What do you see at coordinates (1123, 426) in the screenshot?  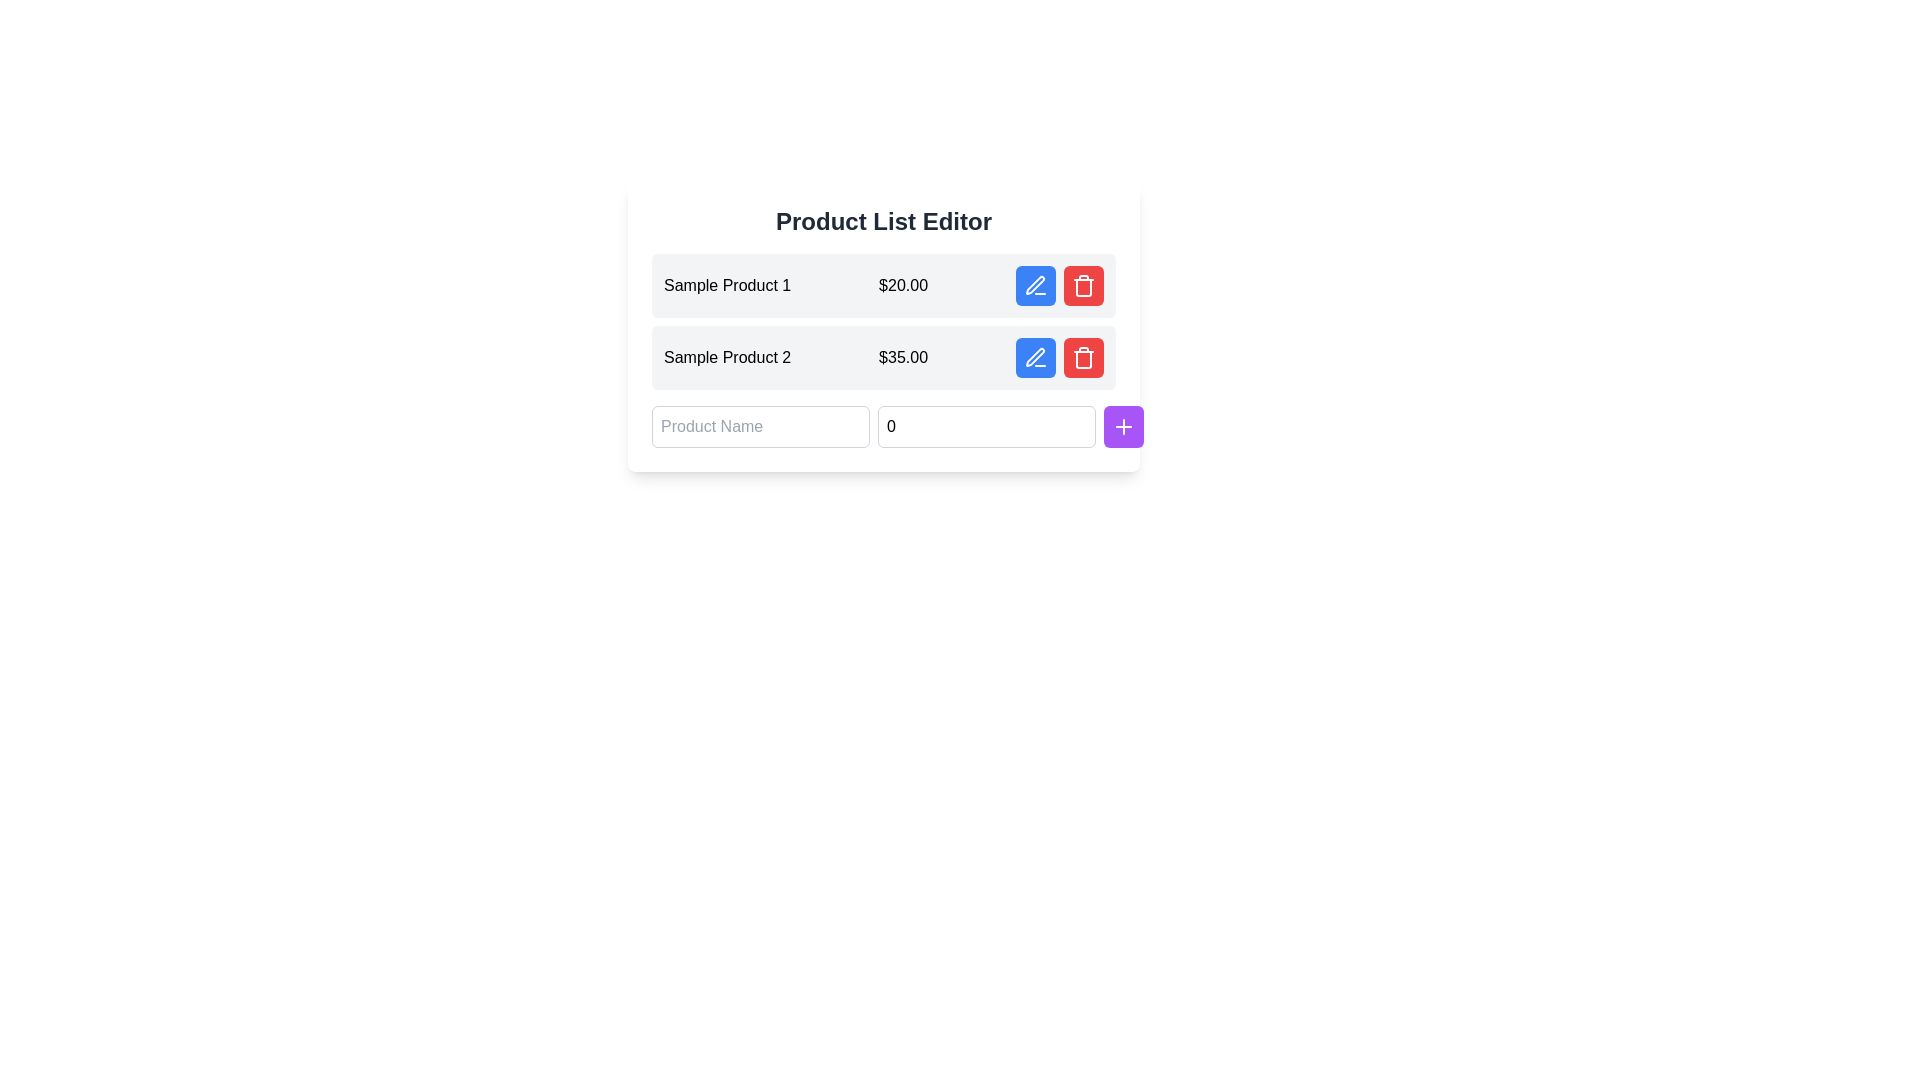 I see `the vibrant purple button with rounded corners that contains a white plus icon, located at the bottom-right of the input fields for 'Product Name' and 'Product Price'` at bounding box center [1123, 426].